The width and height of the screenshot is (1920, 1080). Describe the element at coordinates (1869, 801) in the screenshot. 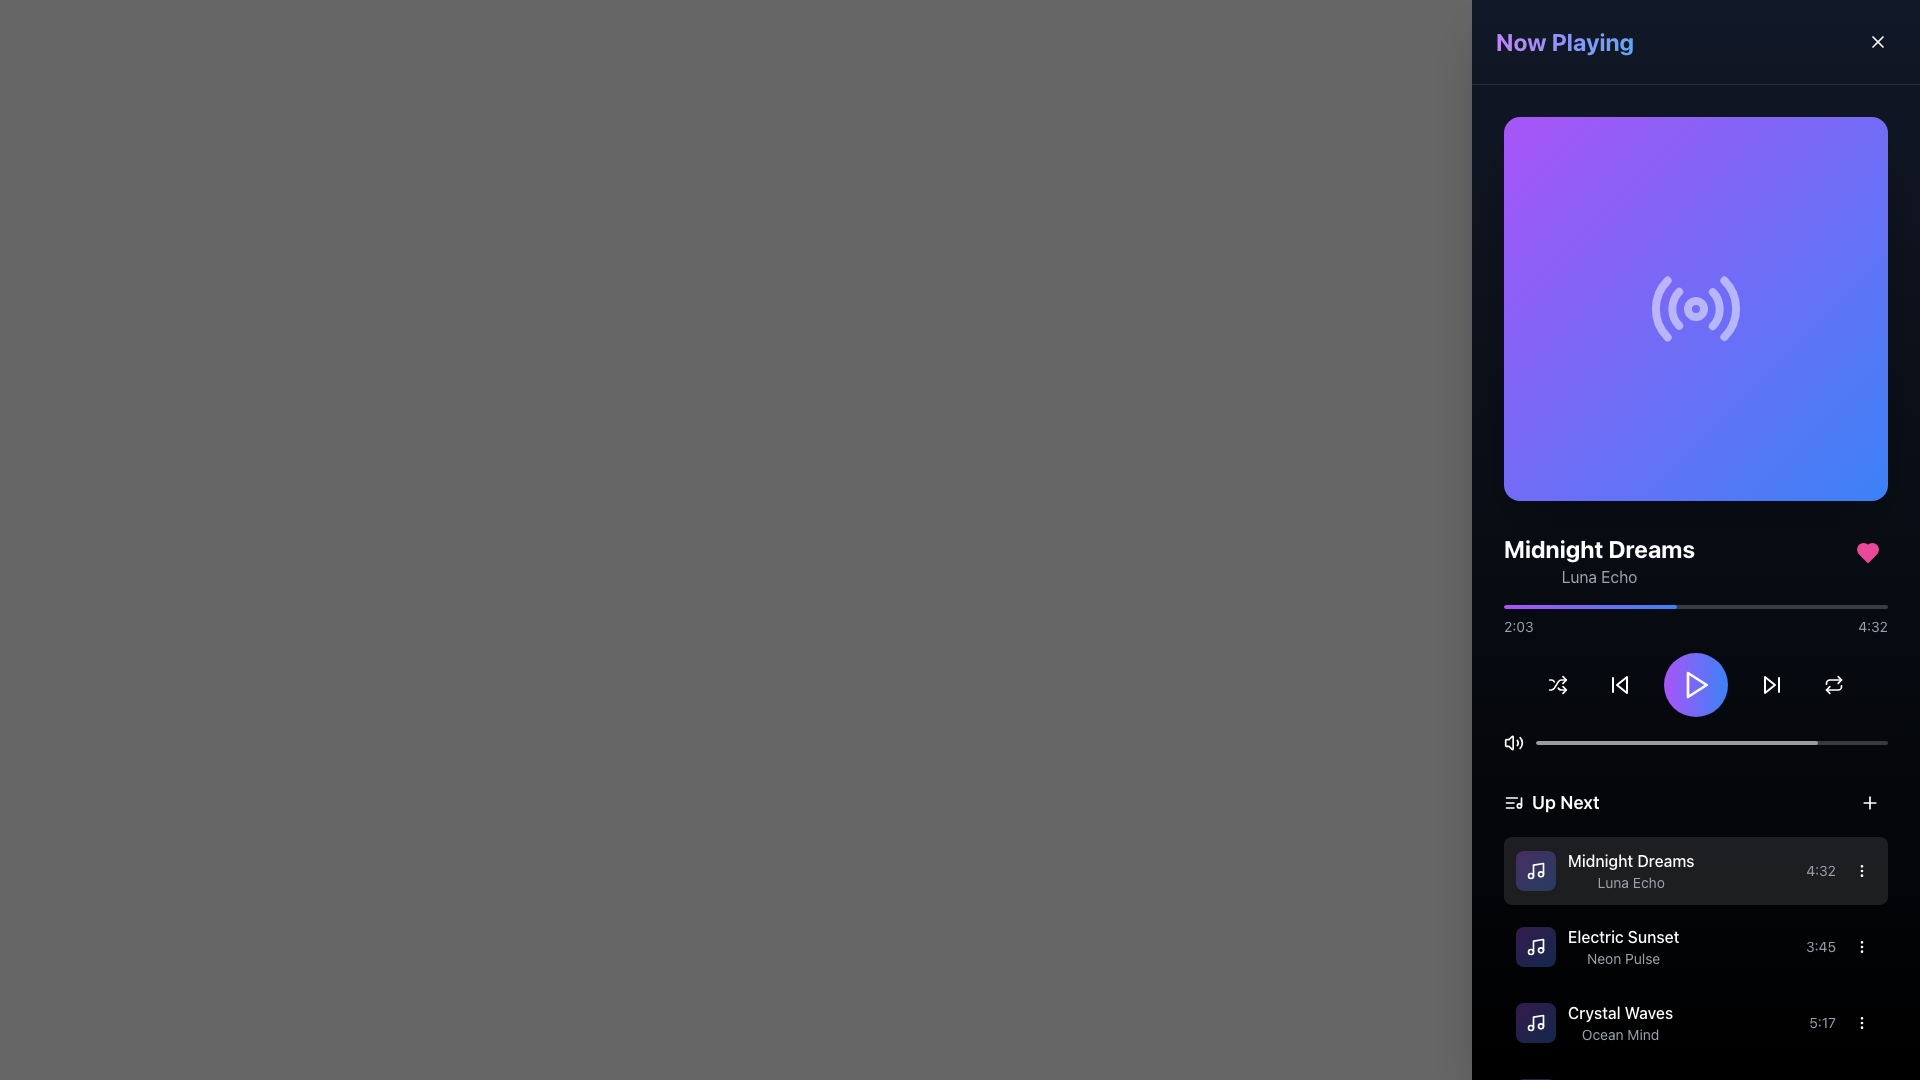

I see `the '+' icon in the 'Up Next' section, located at the top-right corner` at that location.